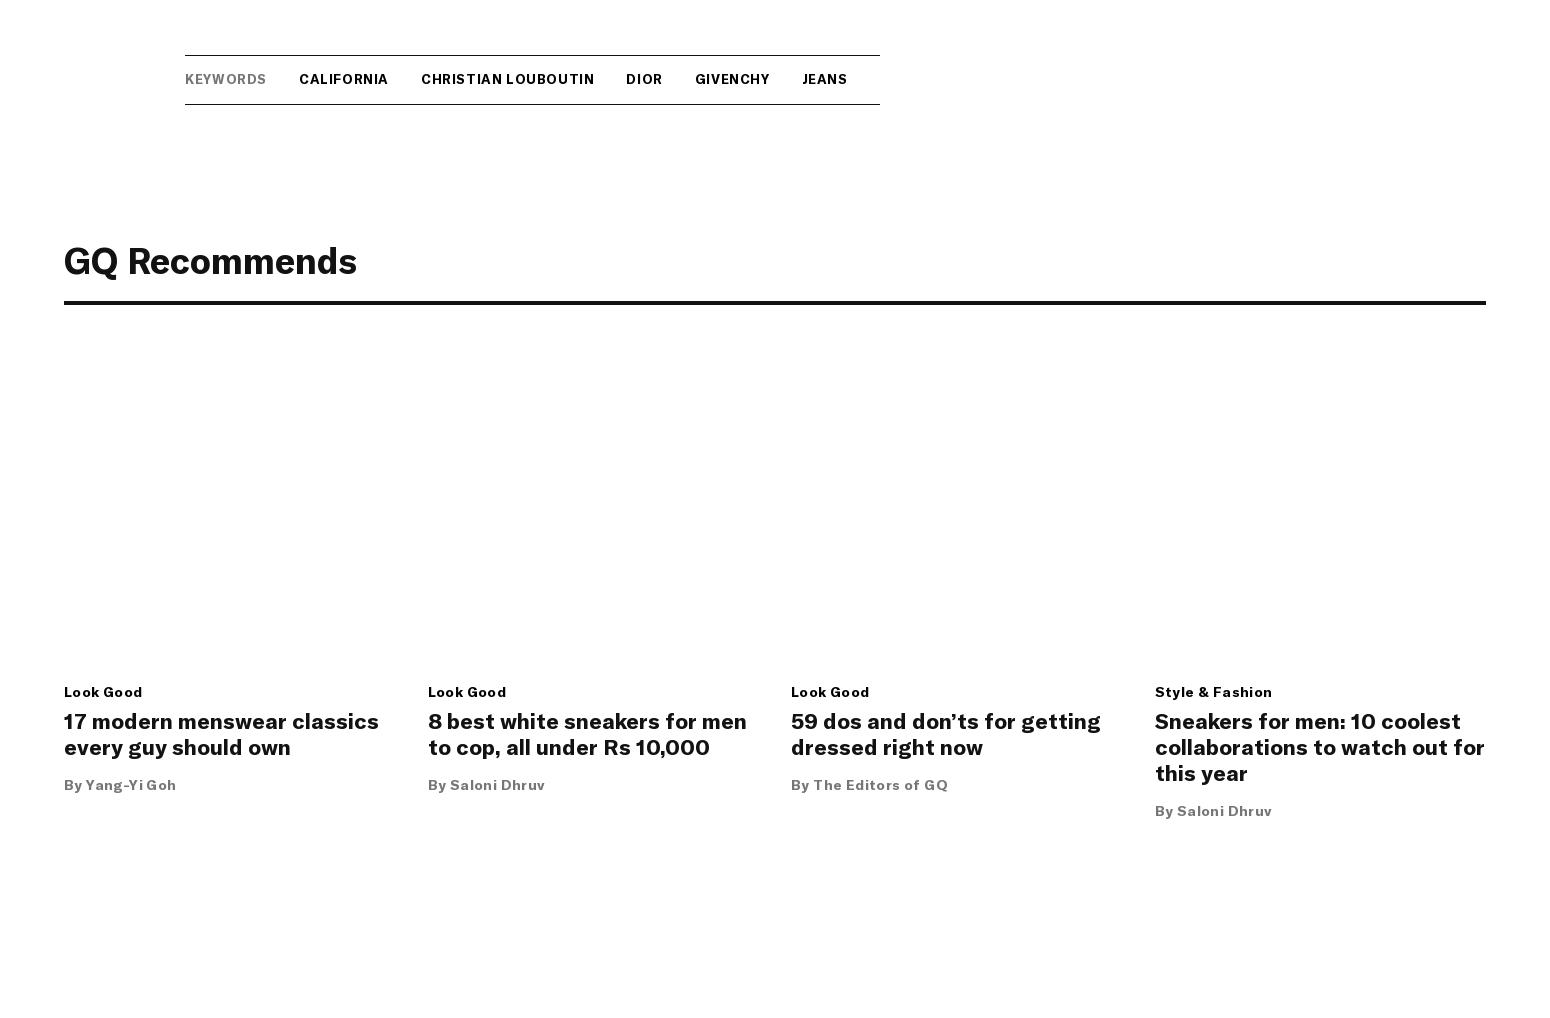  What do you see at coordinates (586, 732) in the screenshot?
I see `'8 best white sneakers for men to cop, all under Rs 10,000'` at bounding box center [586, 732].